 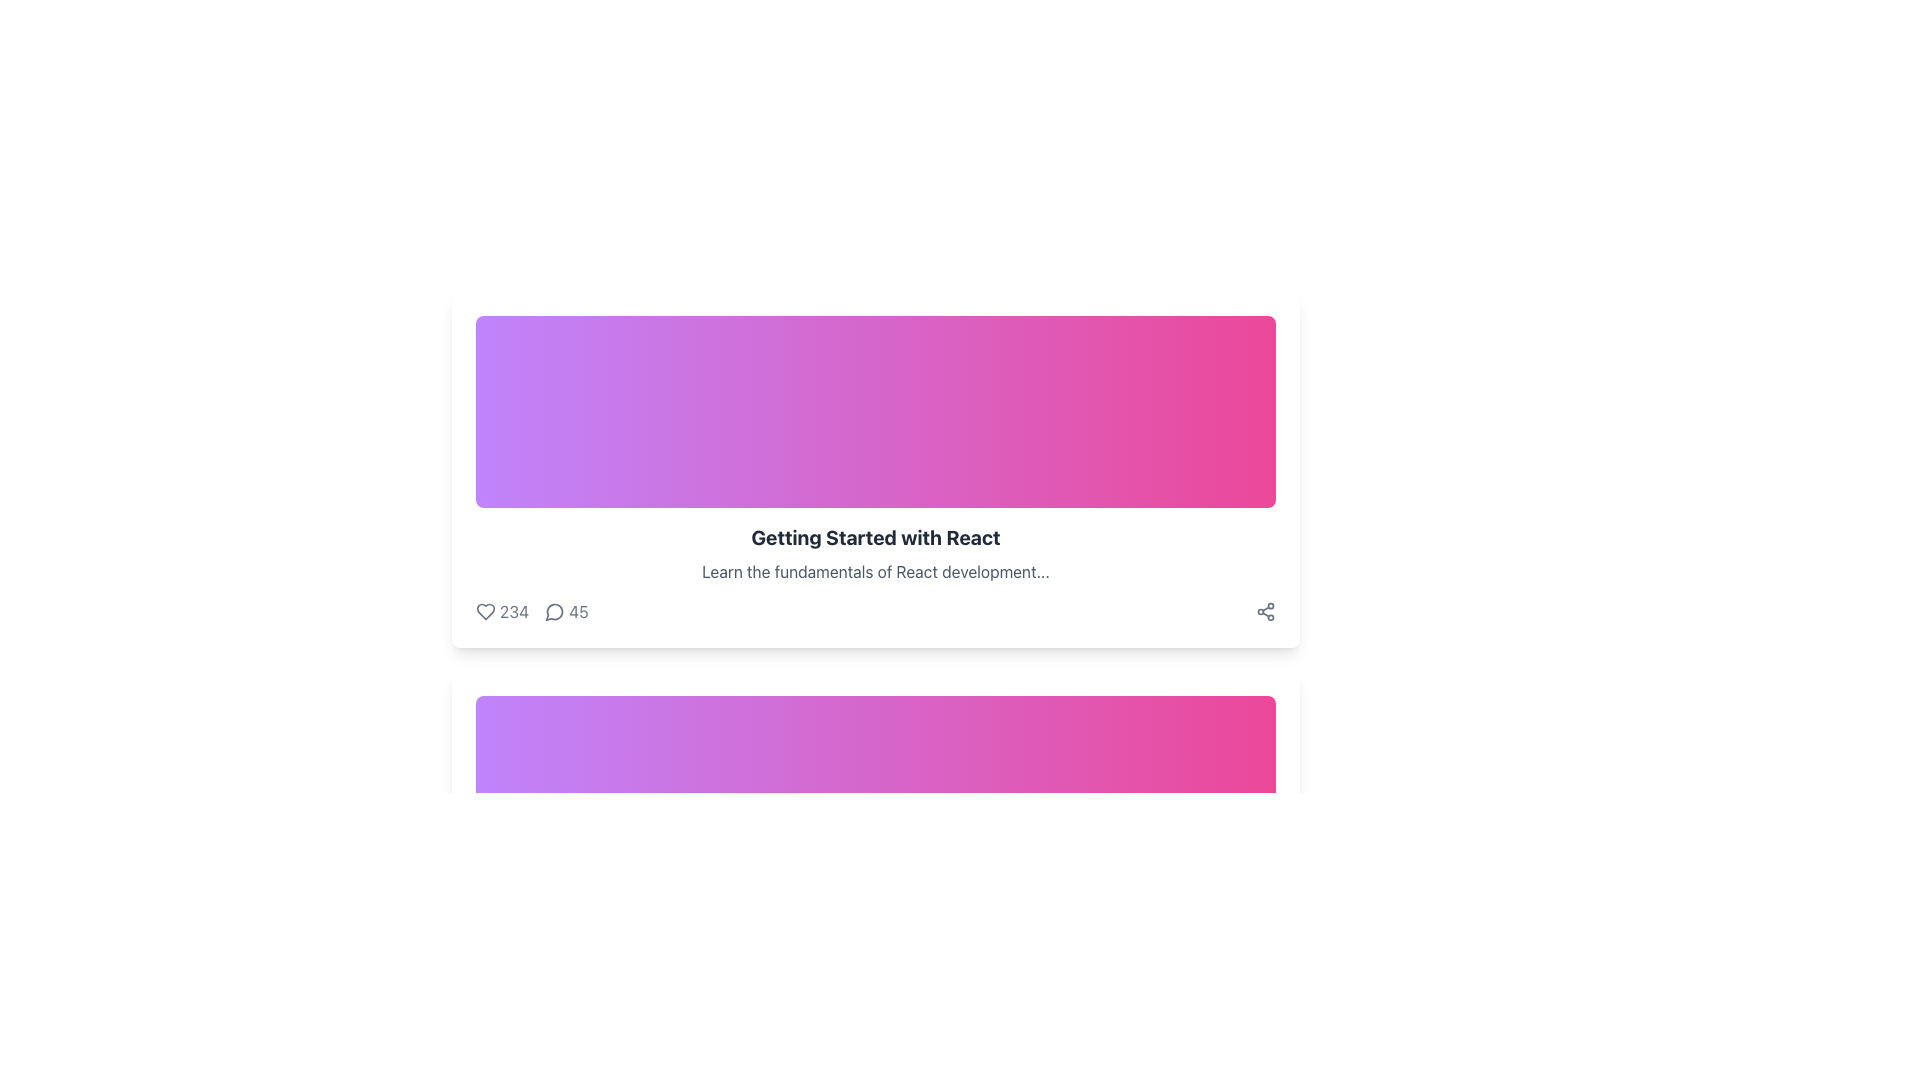 I want to click on text display showing the value '234', which is positioned to the right of a heart icon and is located at the lower-left side of the card, so click(x=514, y=611).